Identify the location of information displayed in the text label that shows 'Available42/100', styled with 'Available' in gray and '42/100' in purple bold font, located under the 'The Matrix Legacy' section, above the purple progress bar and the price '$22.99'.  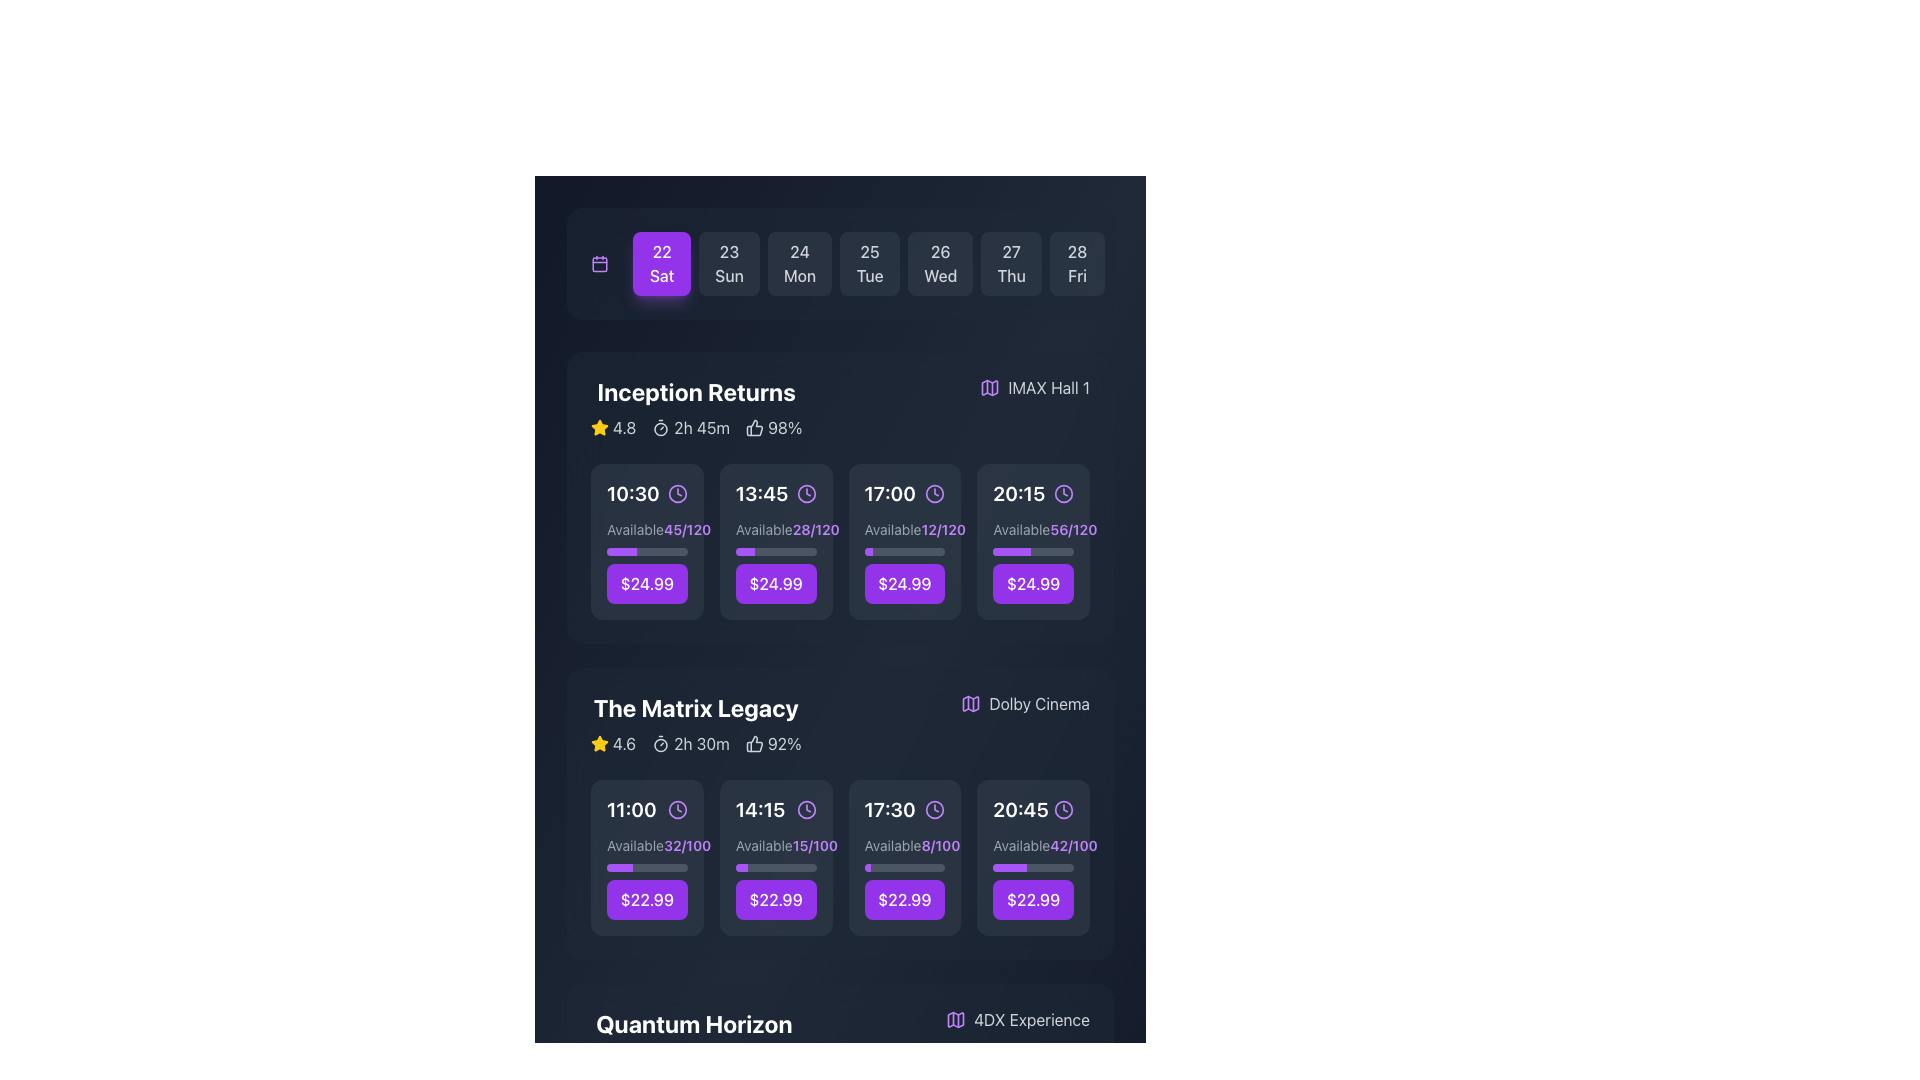
(1033, 845).